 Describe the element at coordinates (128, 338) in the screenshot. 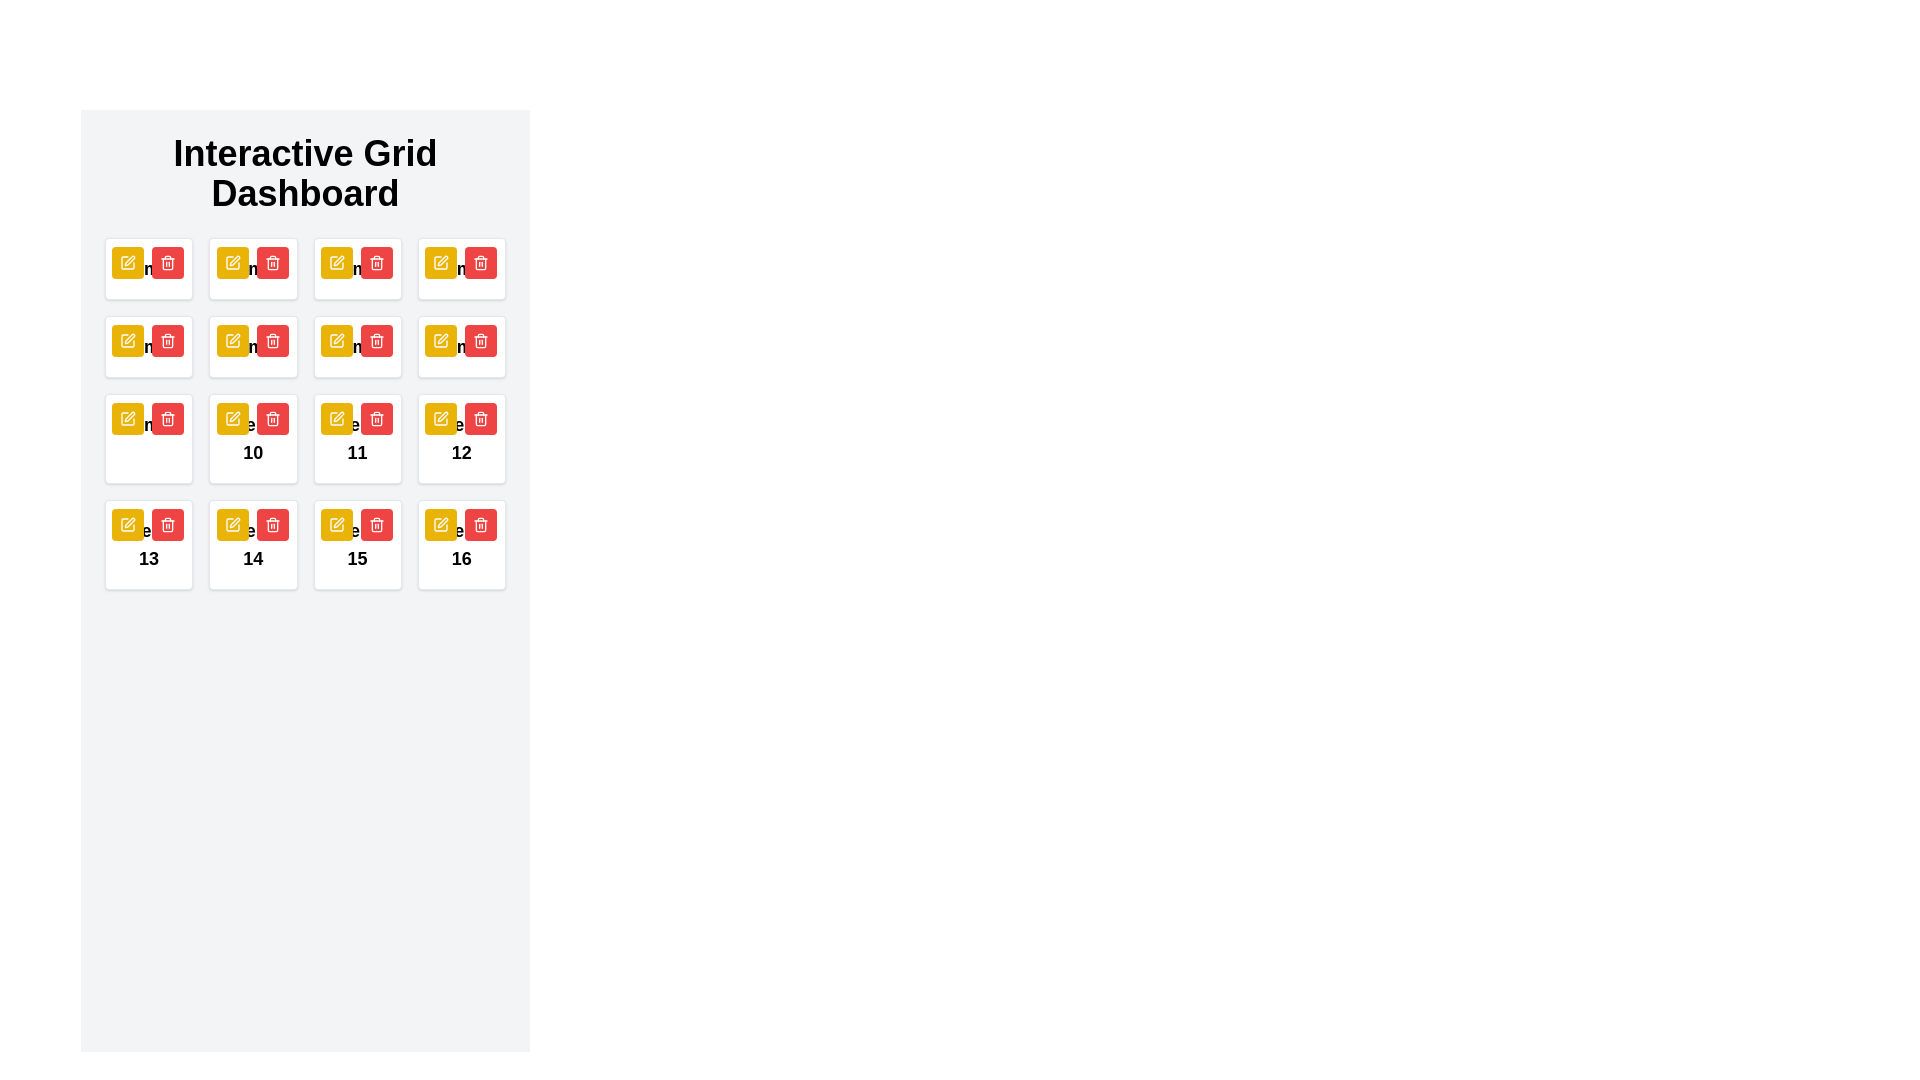

I see `the small edit icon within the grid layout` at that location.